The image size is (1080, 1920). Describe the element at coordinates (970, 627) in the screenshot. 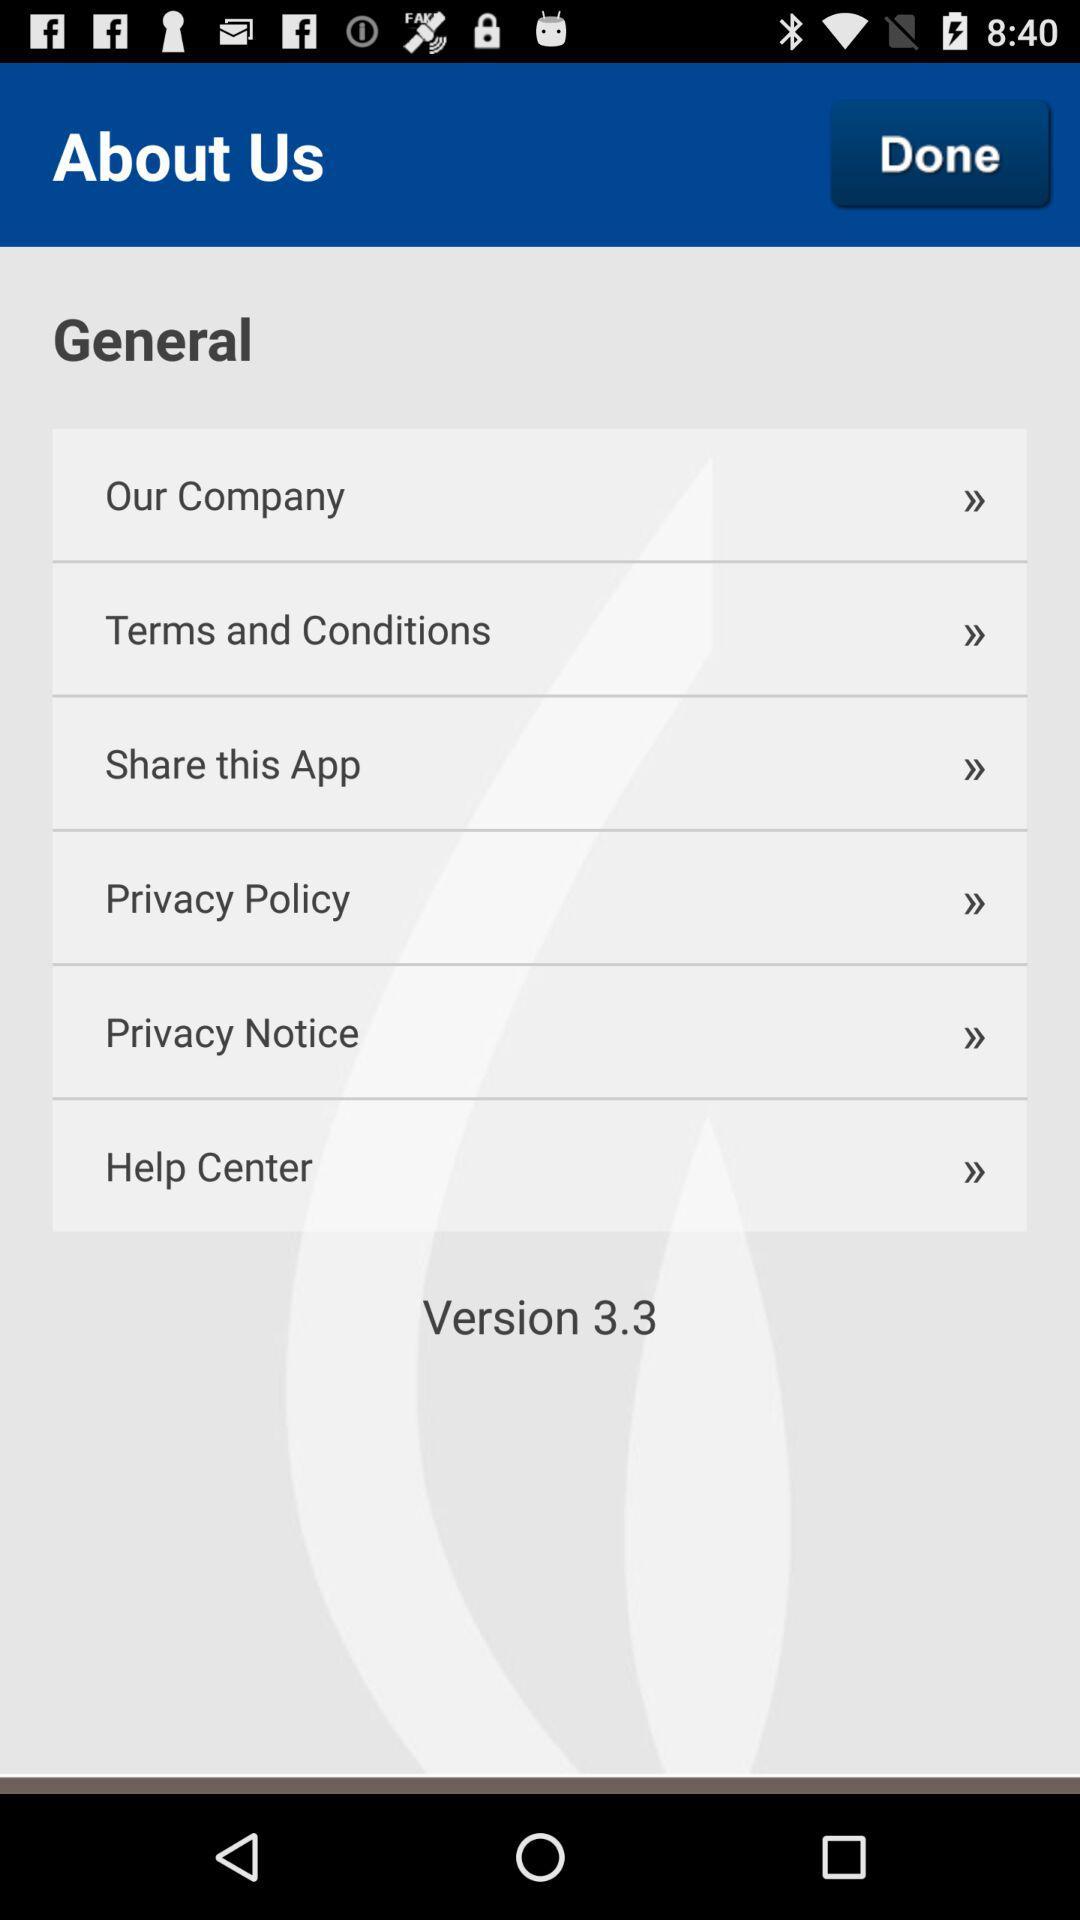

I see `the button to the right of terms and conditions` at that location.